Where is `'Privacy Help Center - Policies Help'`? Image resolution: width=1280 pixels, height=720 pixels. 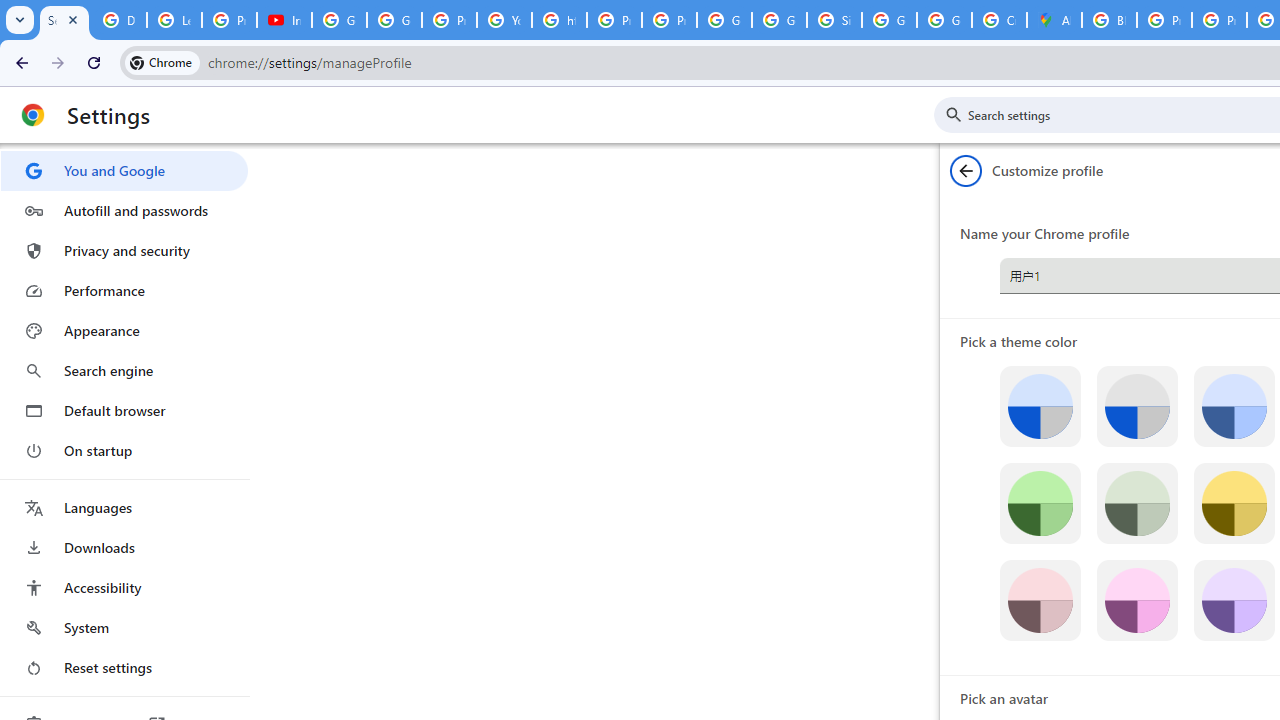 'Privacy Help Center - Policies Help' is located at coordinates (1164, 20).